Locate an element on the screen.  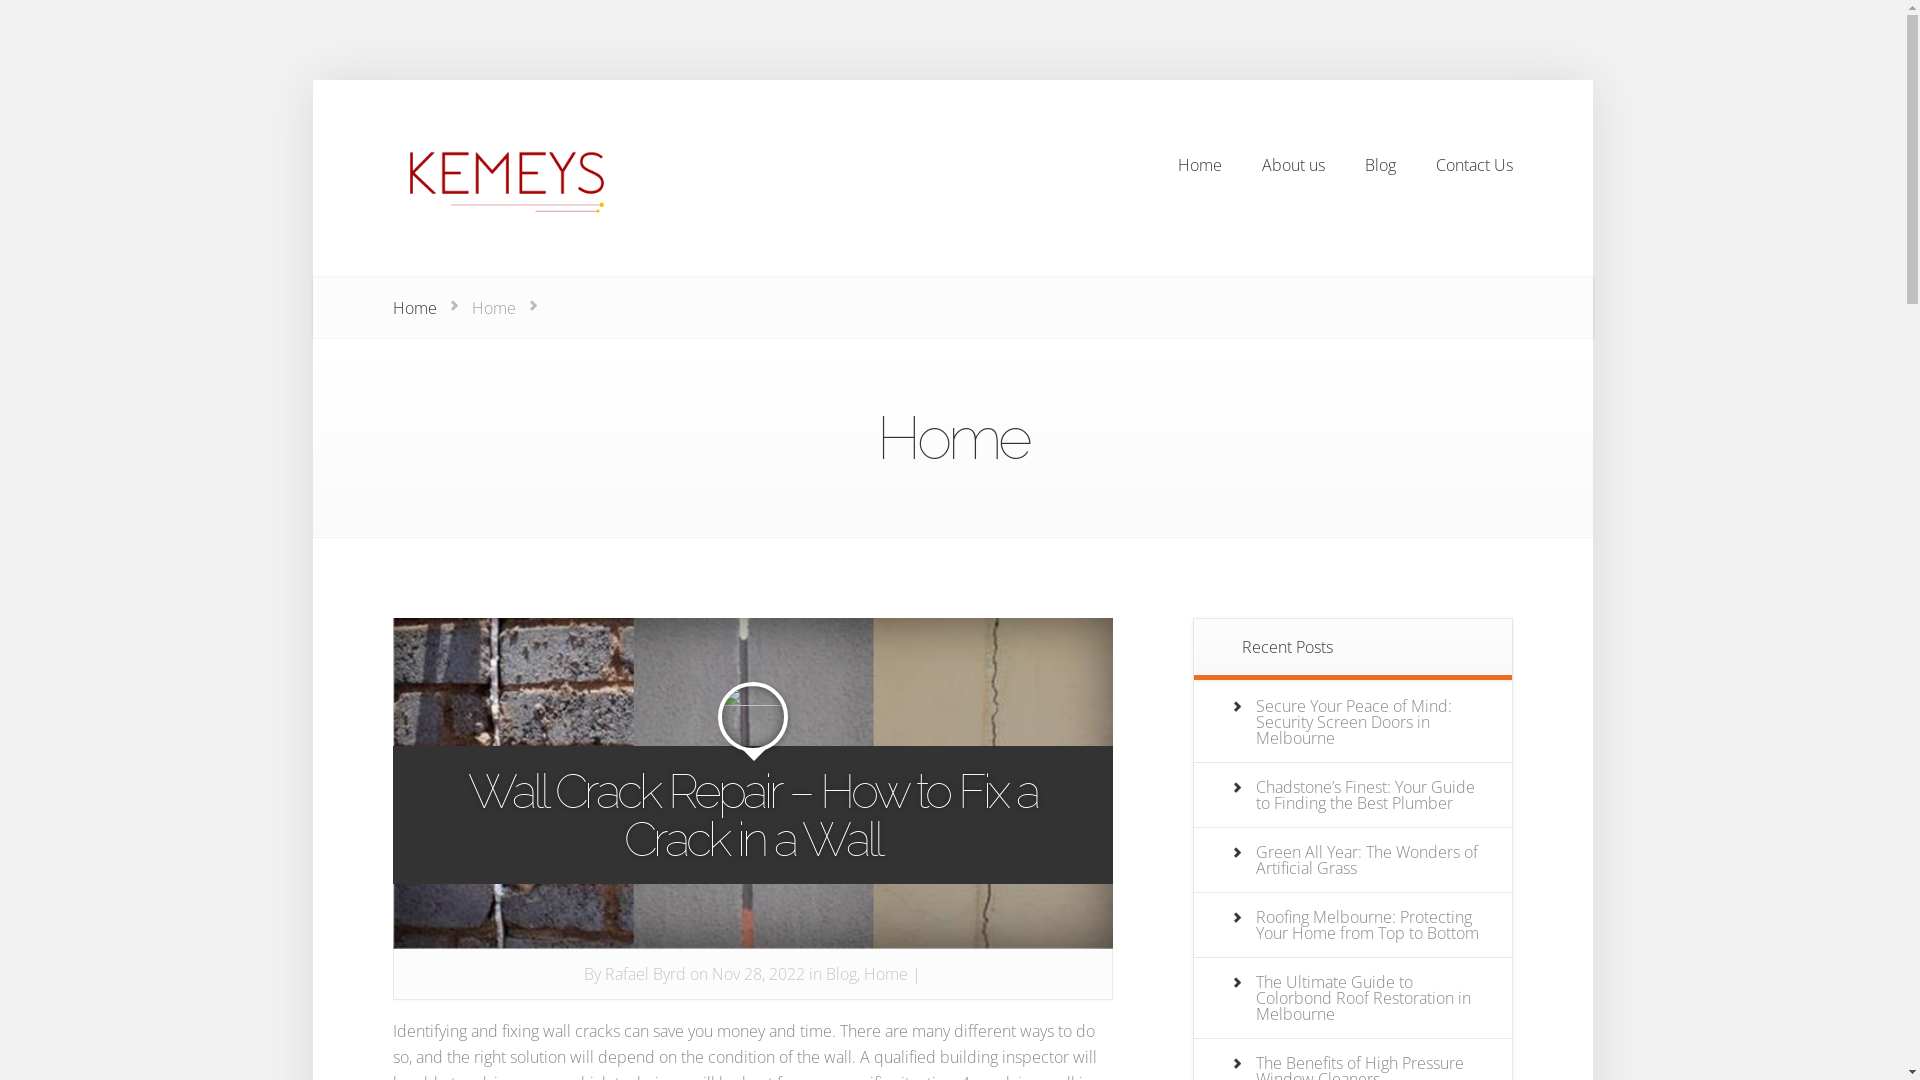
'About us' is located at coordinates (1293, 164).